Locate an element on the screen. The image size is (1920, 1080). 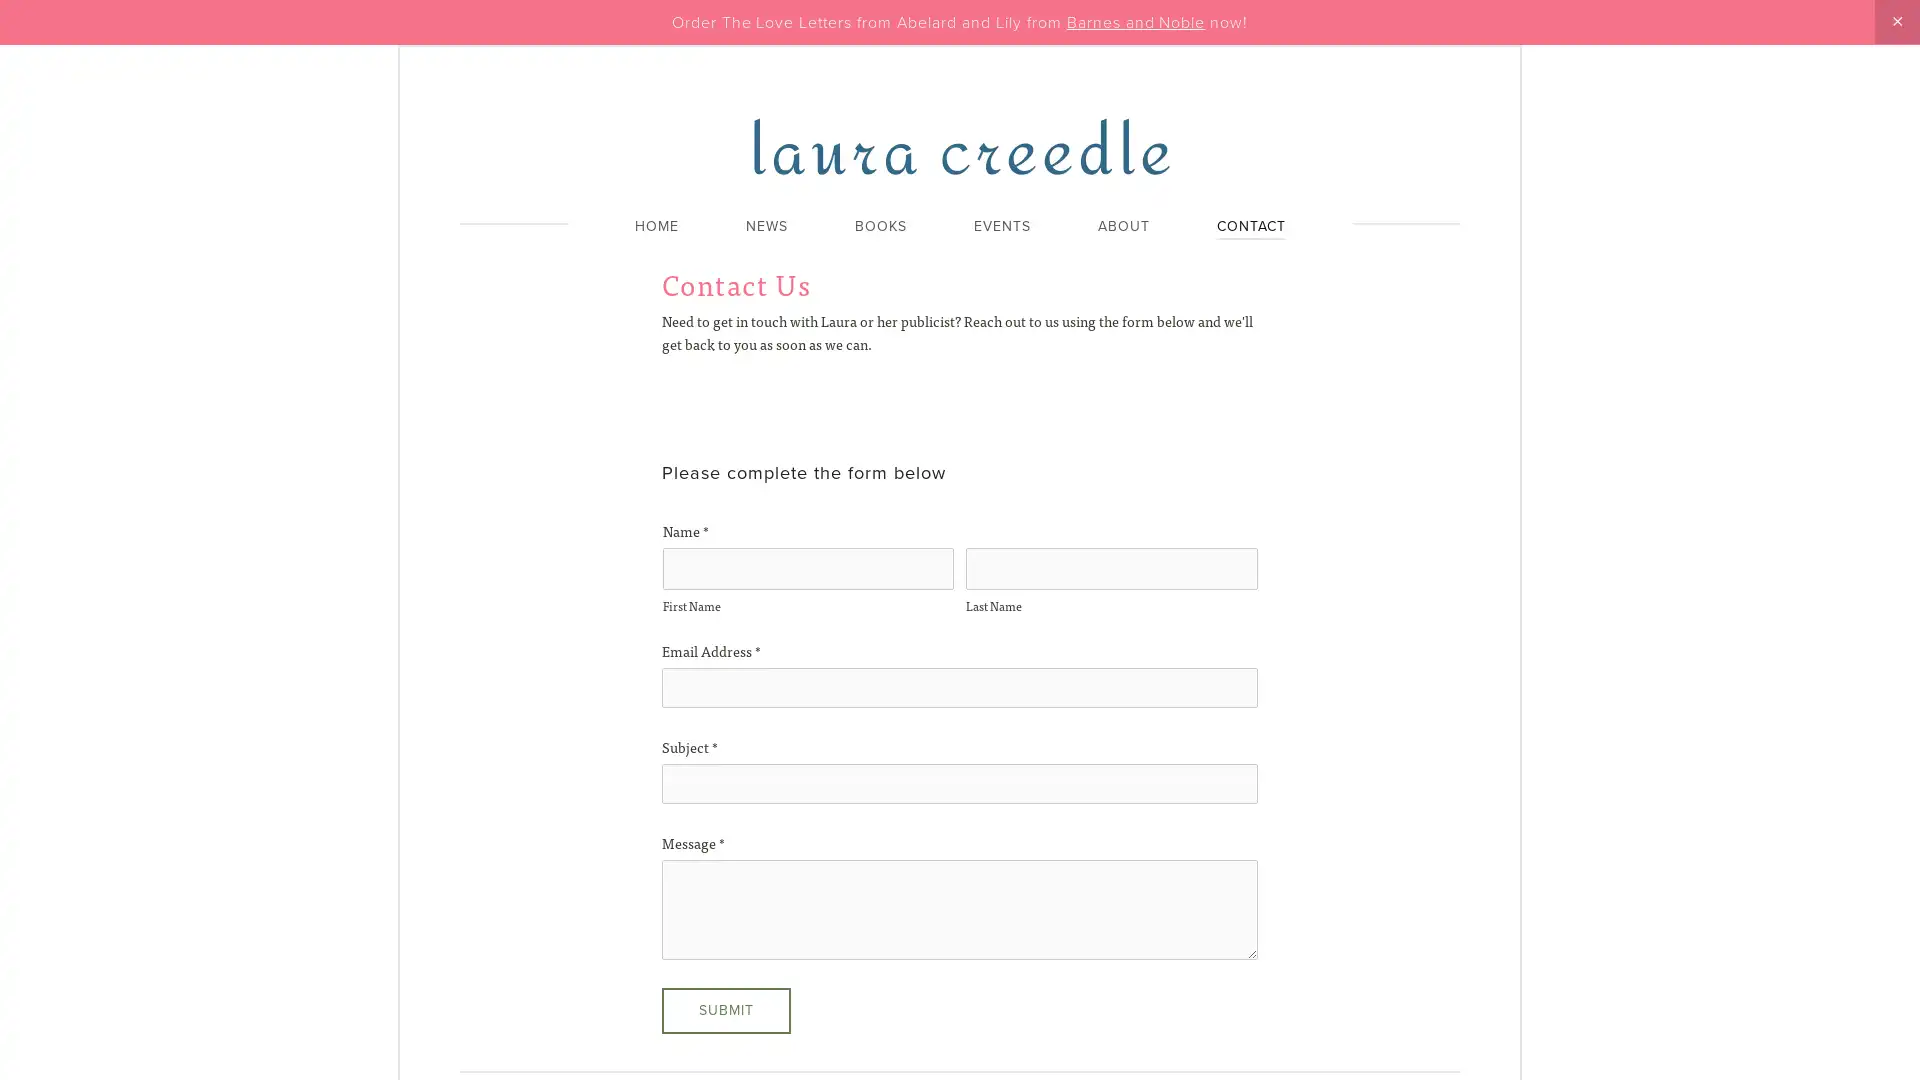
Submit is located at coordinates (725, 1010).